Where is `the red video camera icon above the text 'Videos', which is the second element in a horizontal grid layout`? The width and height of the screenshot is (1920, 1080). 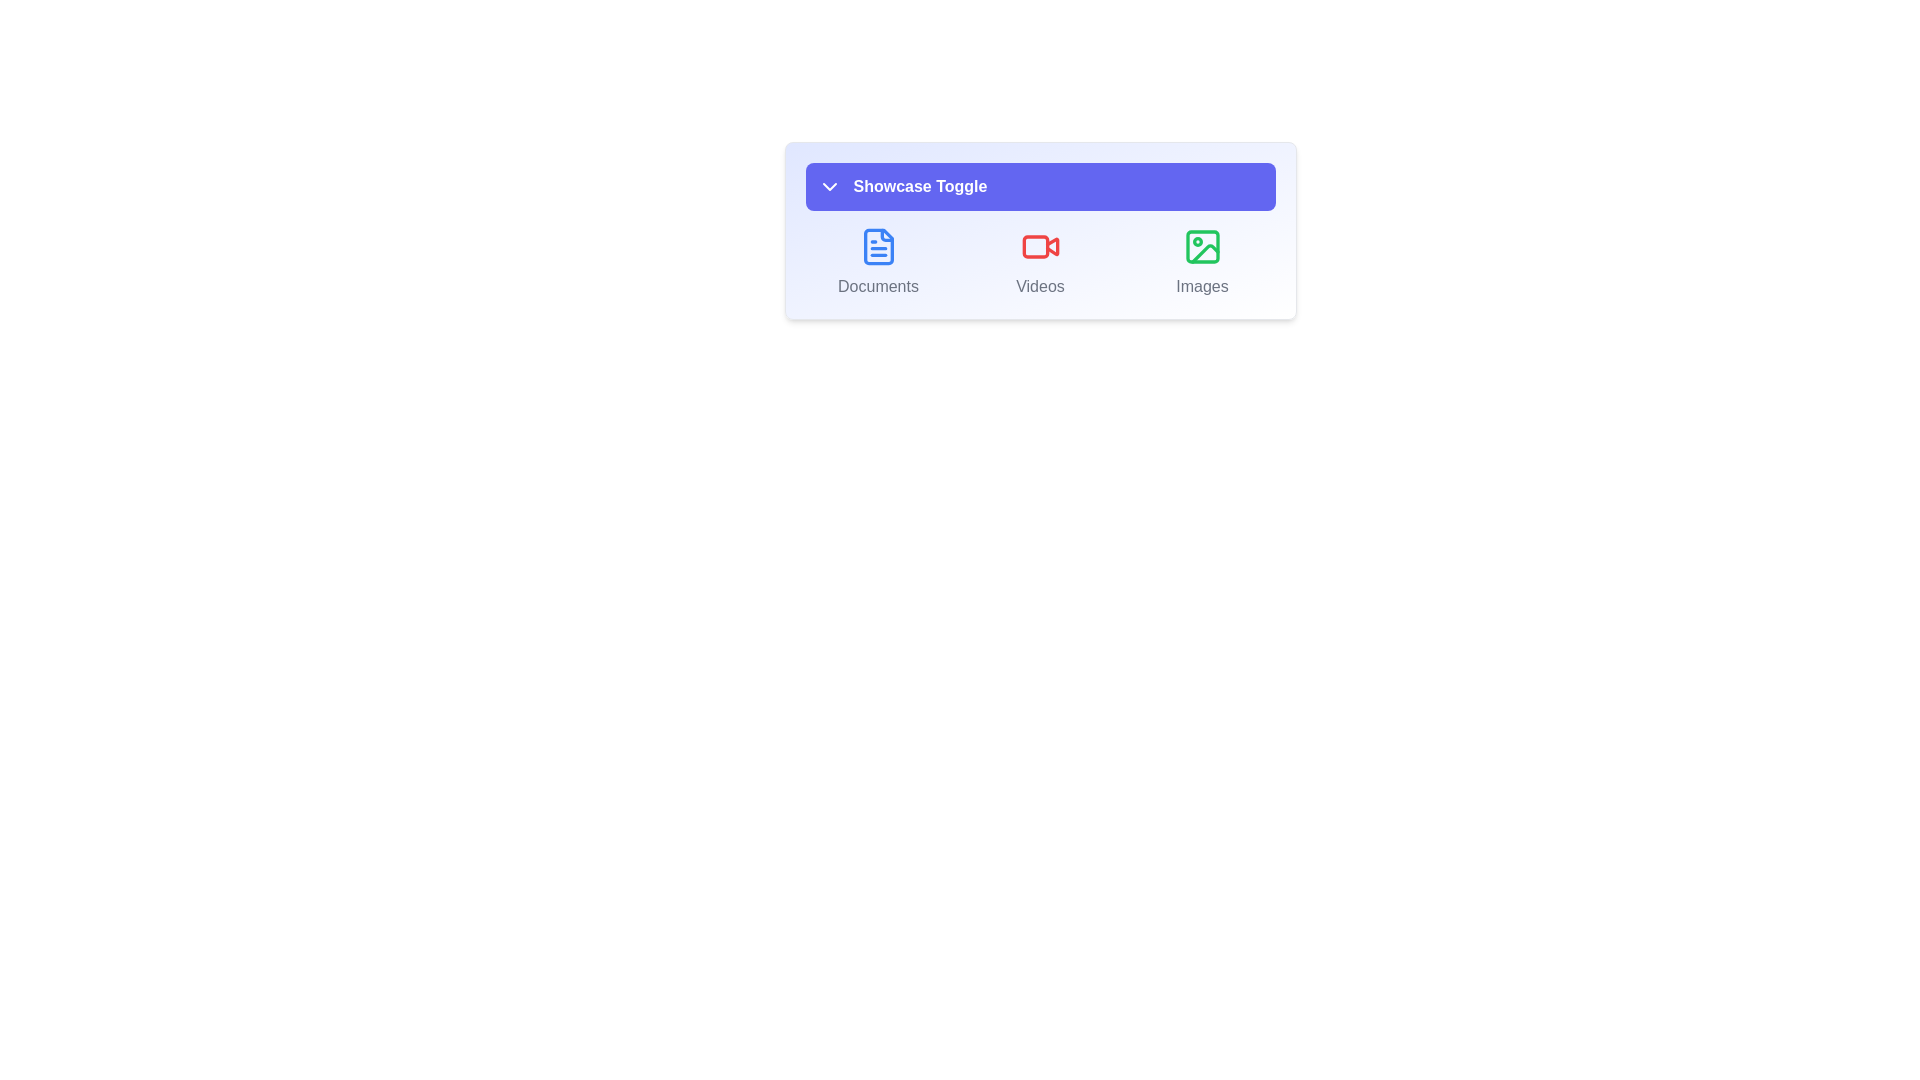 the red video camera icon above the text 'Videos', which is the second element in a horizontal grid layout is located at coordinates (1040, 261).